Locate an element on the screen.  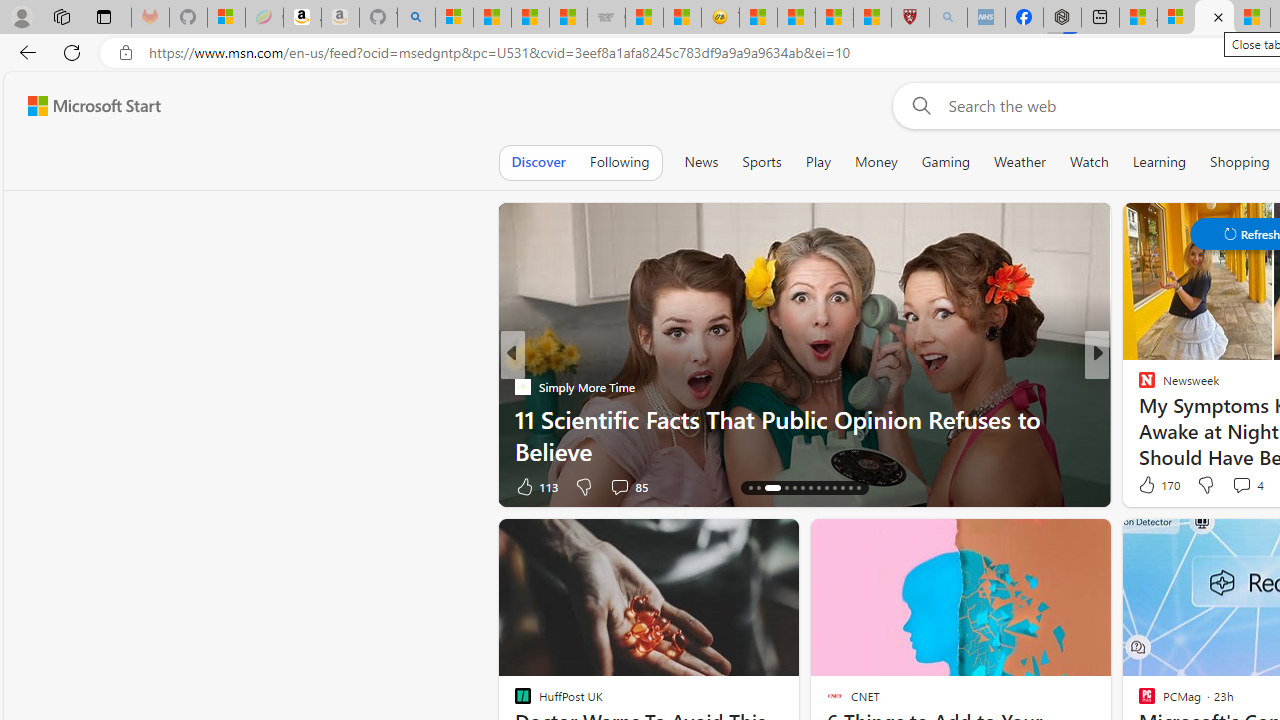
'Gaming' is located at coordinates (944, 161).